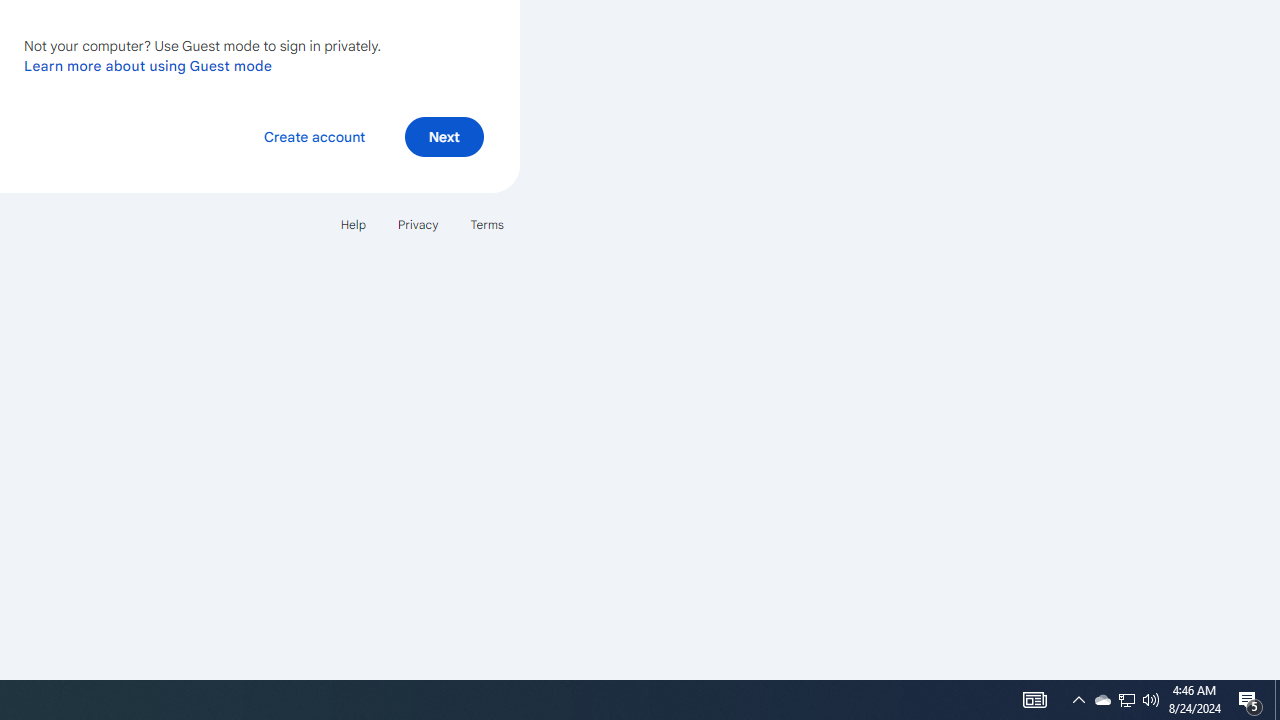 This screenshot has width=1280, height=720. I want to click on 'Next', so click(443, 135).